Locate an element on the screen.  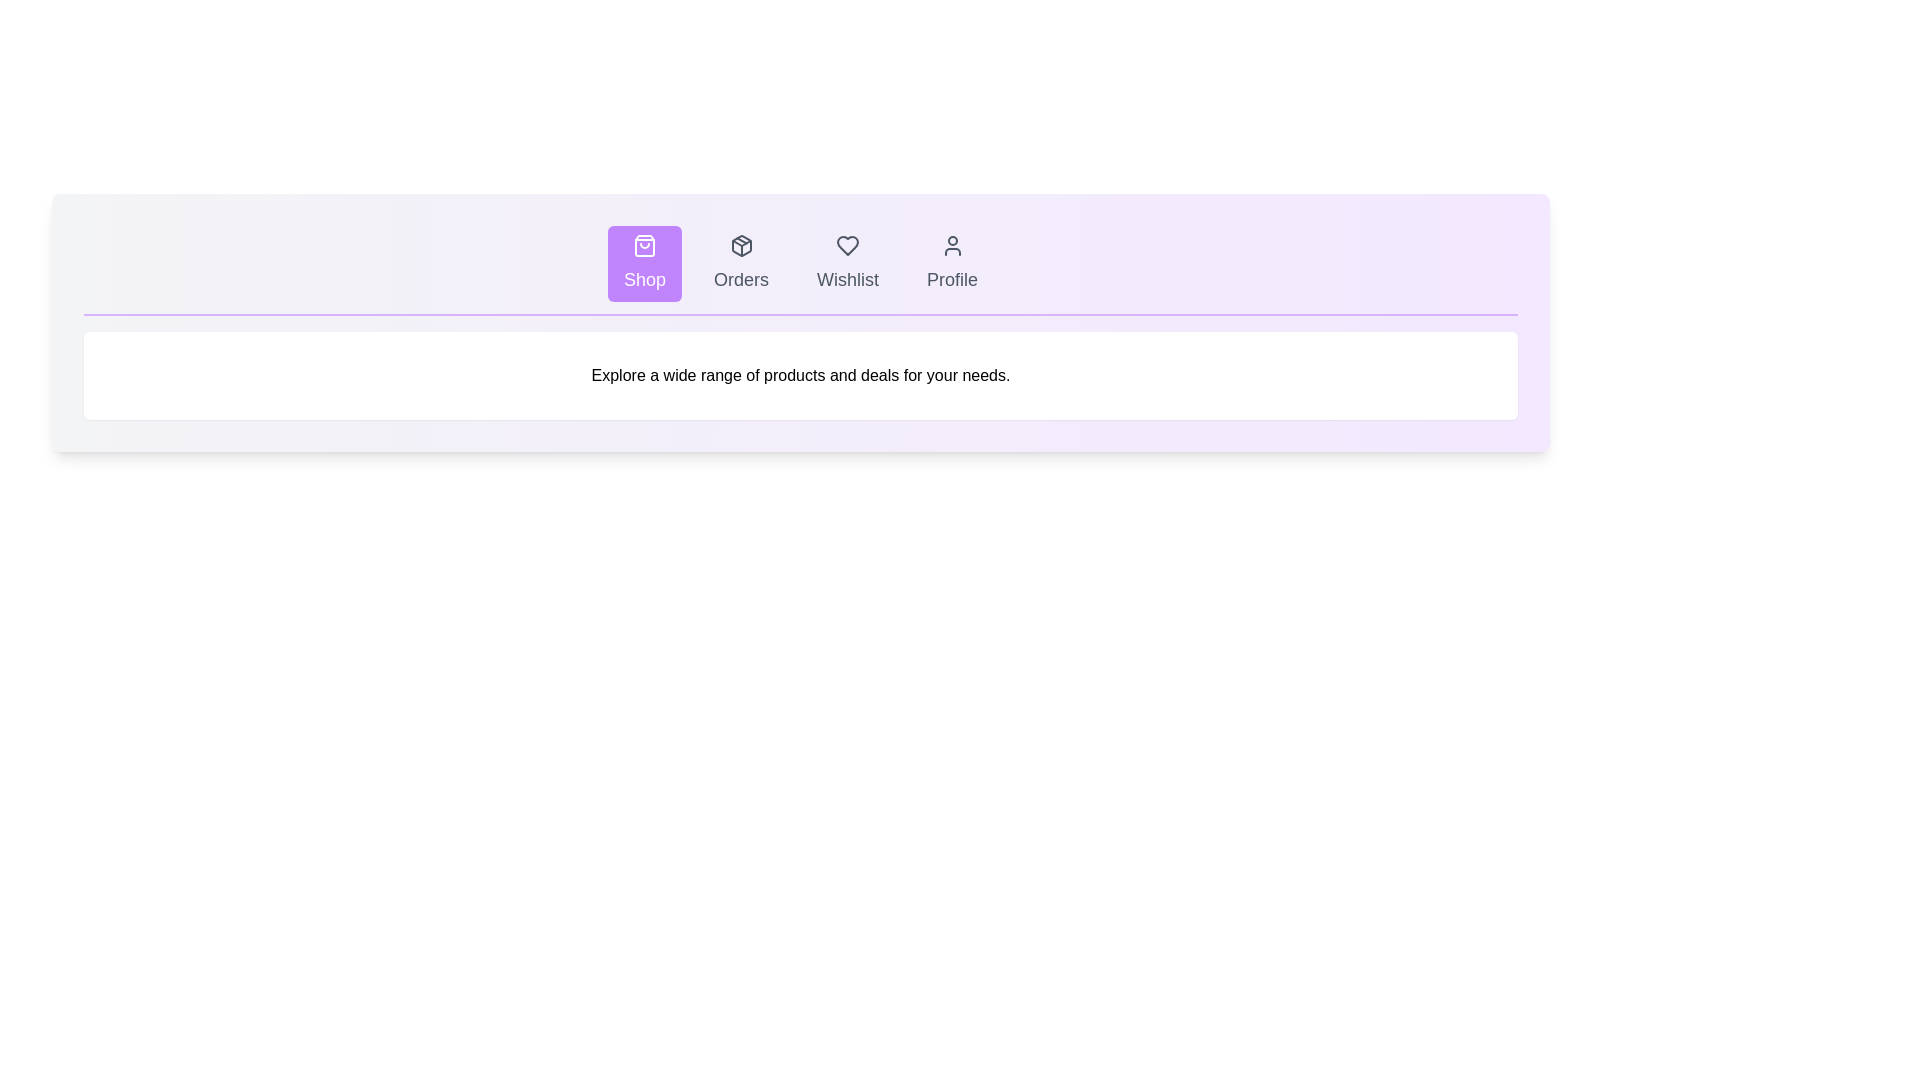
the tab corresponding to Profile by clicking on it is located at coordinates (950, 262).